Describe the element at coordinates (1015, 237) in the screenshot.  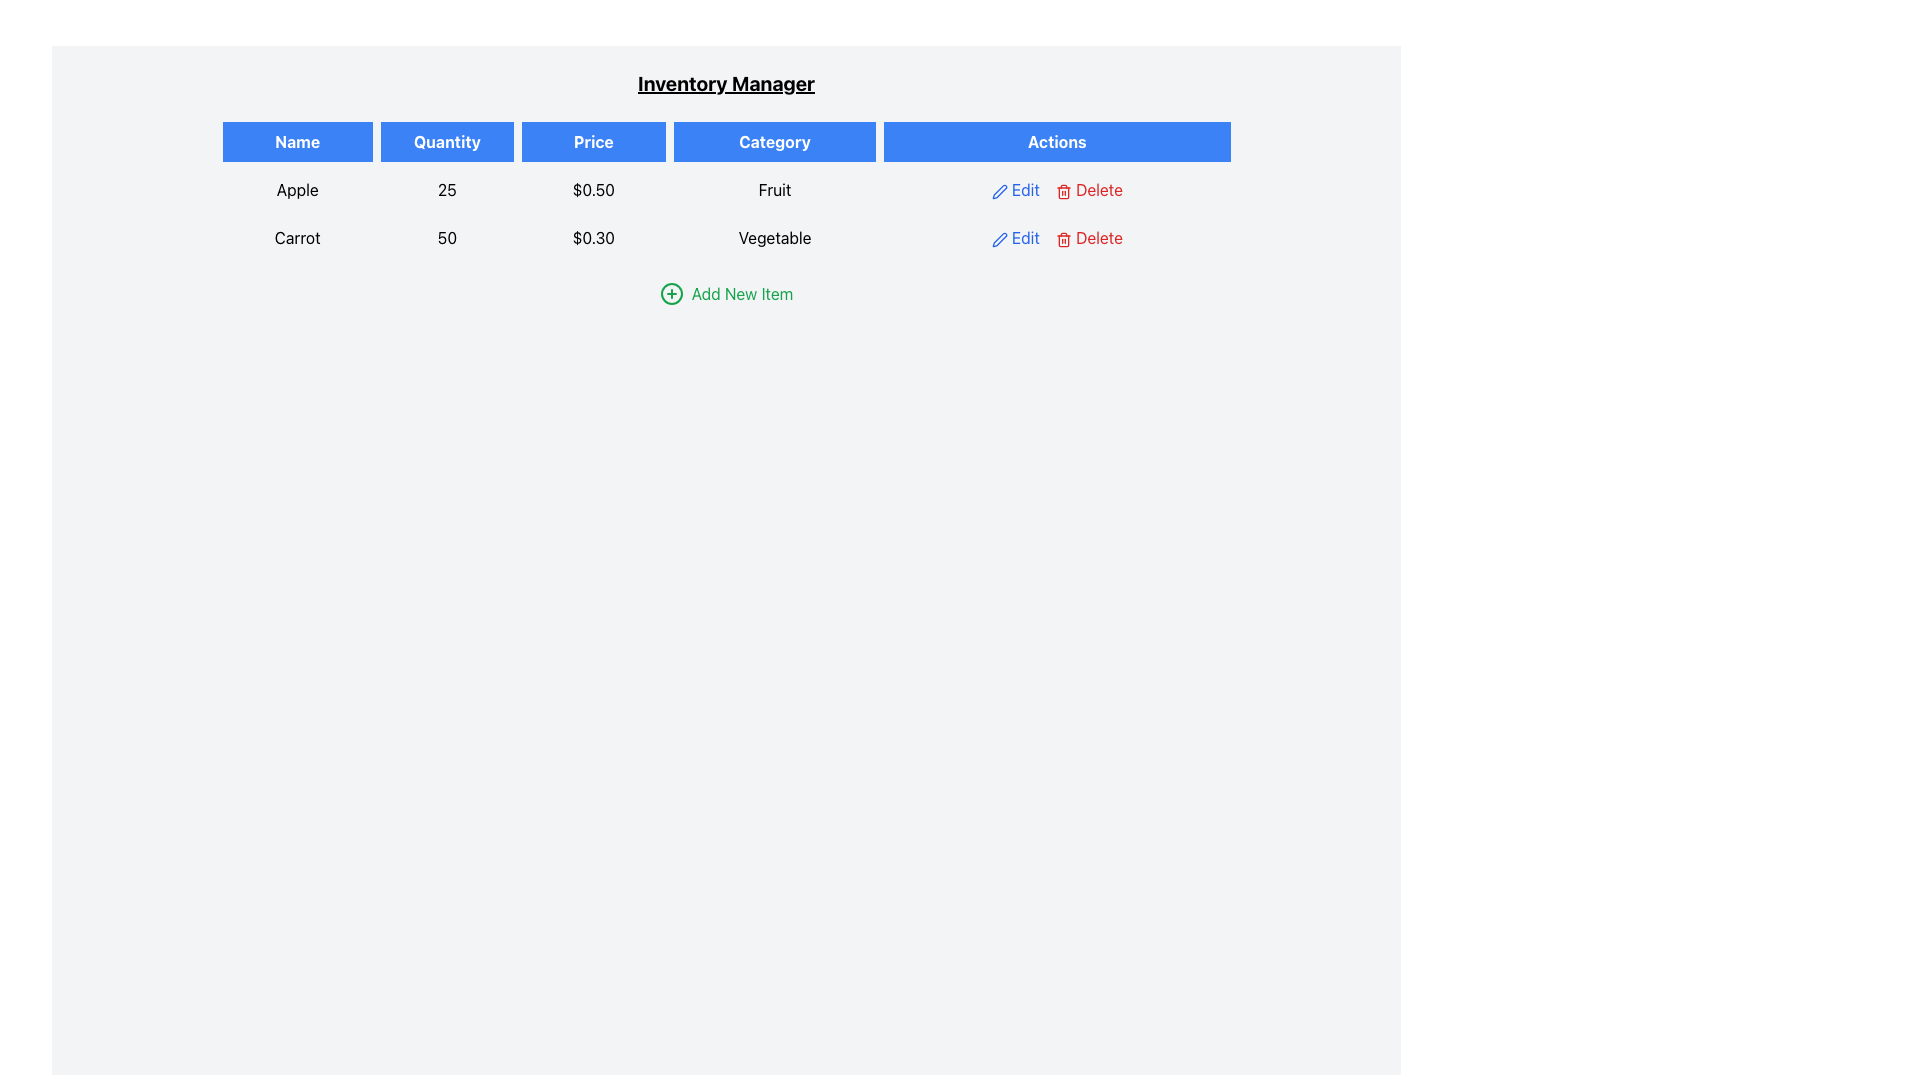
I see `the editable link icon in the 'Actions' column for the 'Vegetable' item` at that location.